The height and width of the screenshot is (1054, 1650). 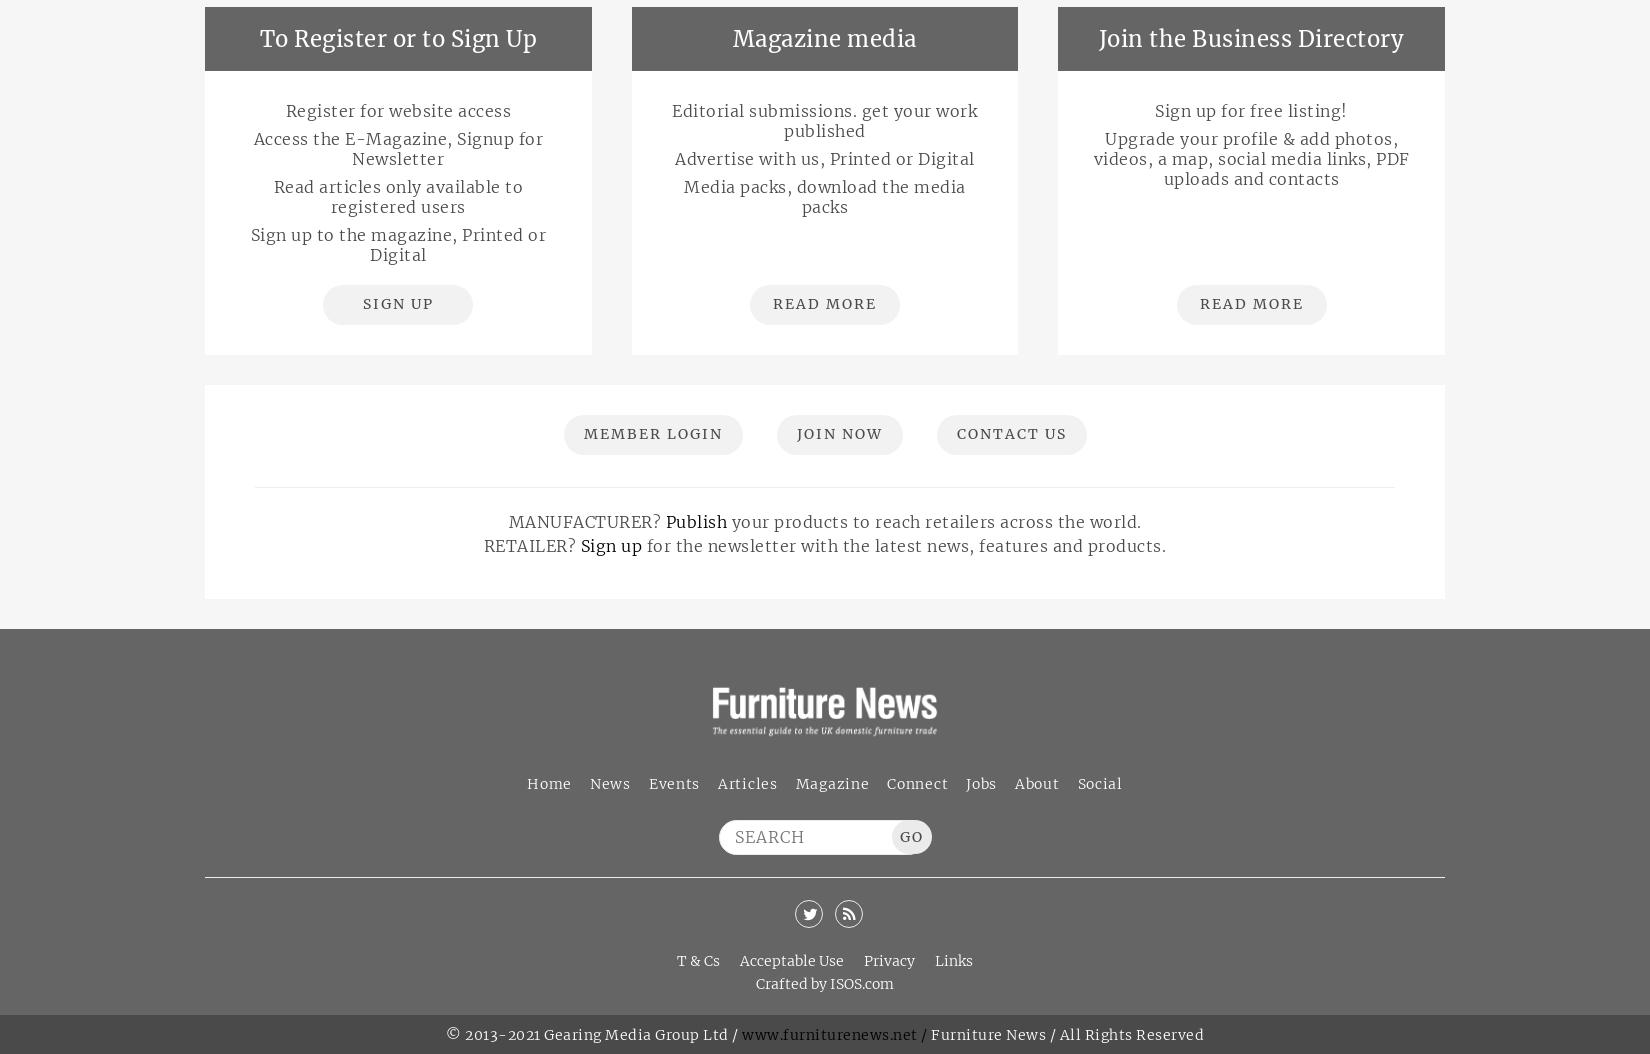 I want to click on 'T & Cs', so click(x=675, y=961).